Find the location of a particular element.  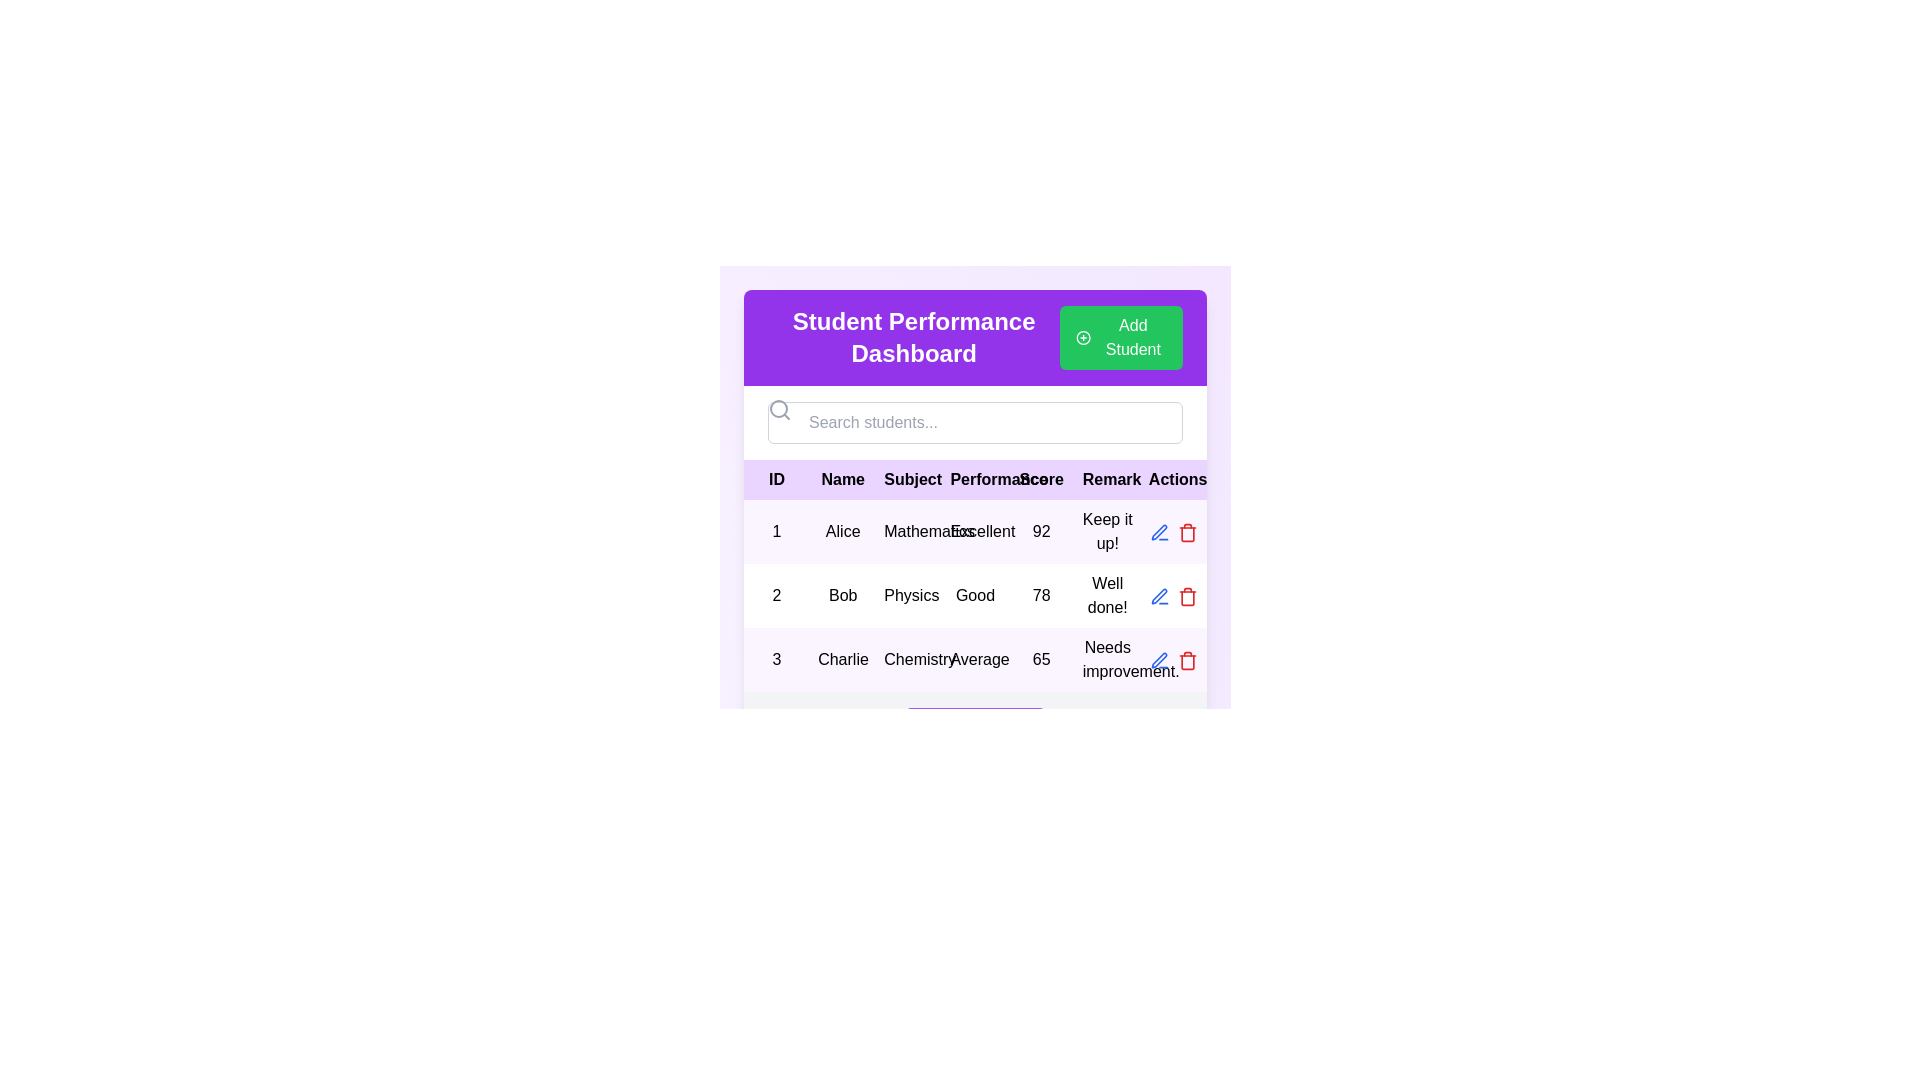

the Text component that provides remarks related to Bob's performance in Physics, located in the second row of the table in the 'Remarks' column is located at coordinates (1106, 595).